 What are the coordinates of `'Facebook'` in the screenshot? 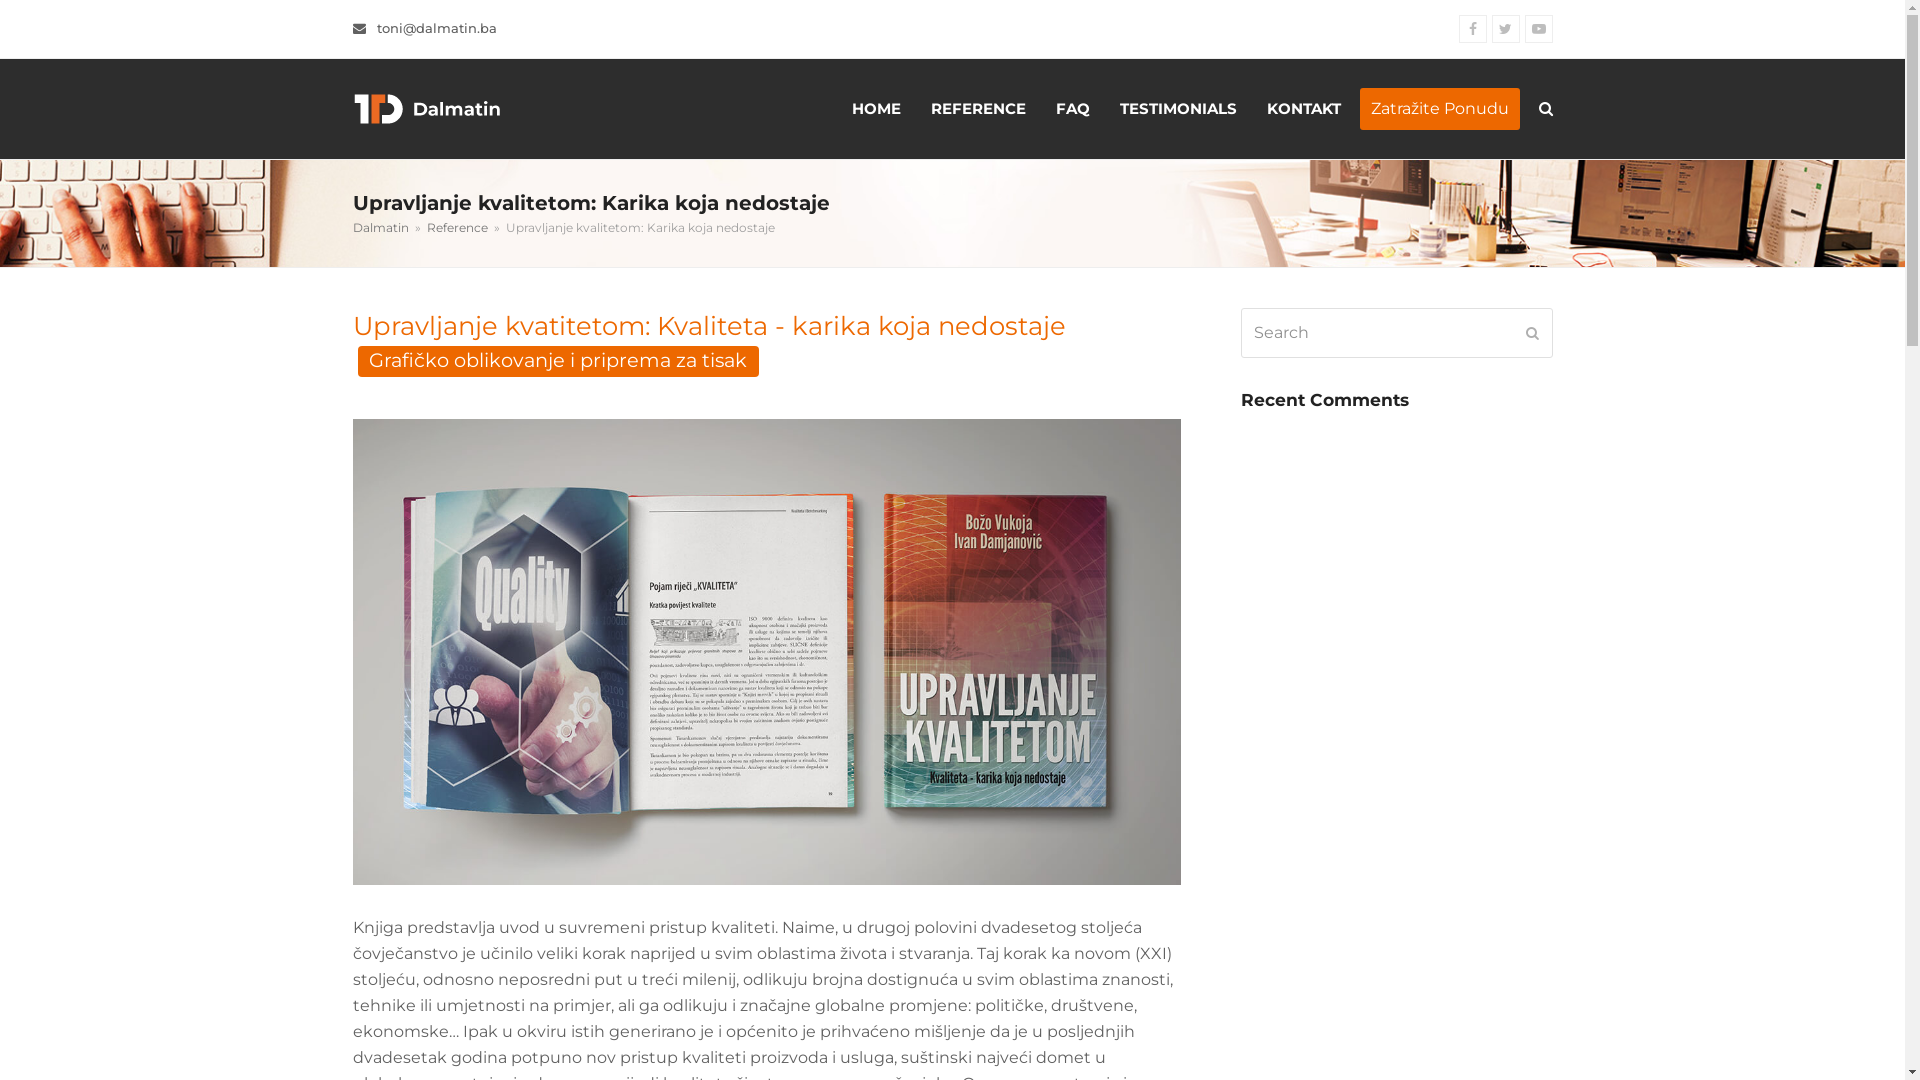 It's located at (1472, 29).